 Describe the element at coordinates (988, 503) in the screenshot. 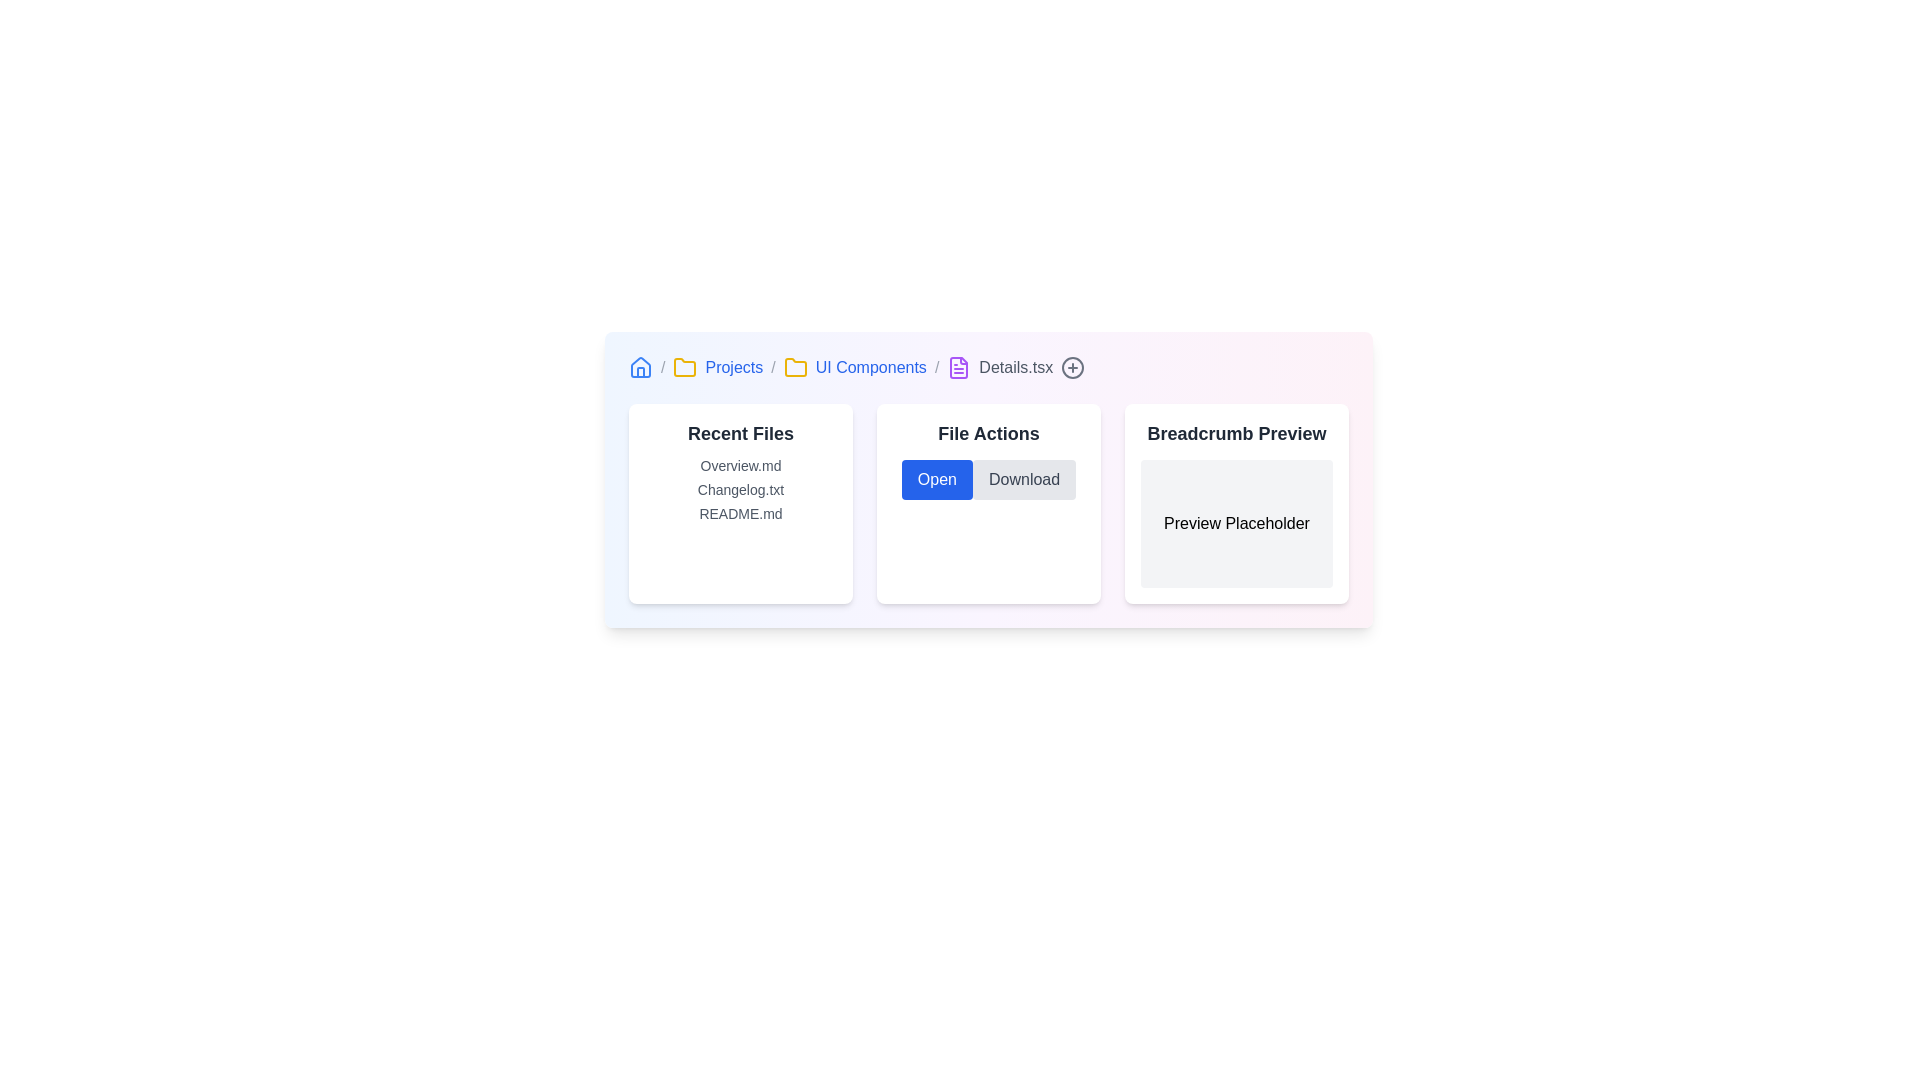

I see `the 'Download' button located within the 'File Actions' control panel to initiate the download of a file` at that location.